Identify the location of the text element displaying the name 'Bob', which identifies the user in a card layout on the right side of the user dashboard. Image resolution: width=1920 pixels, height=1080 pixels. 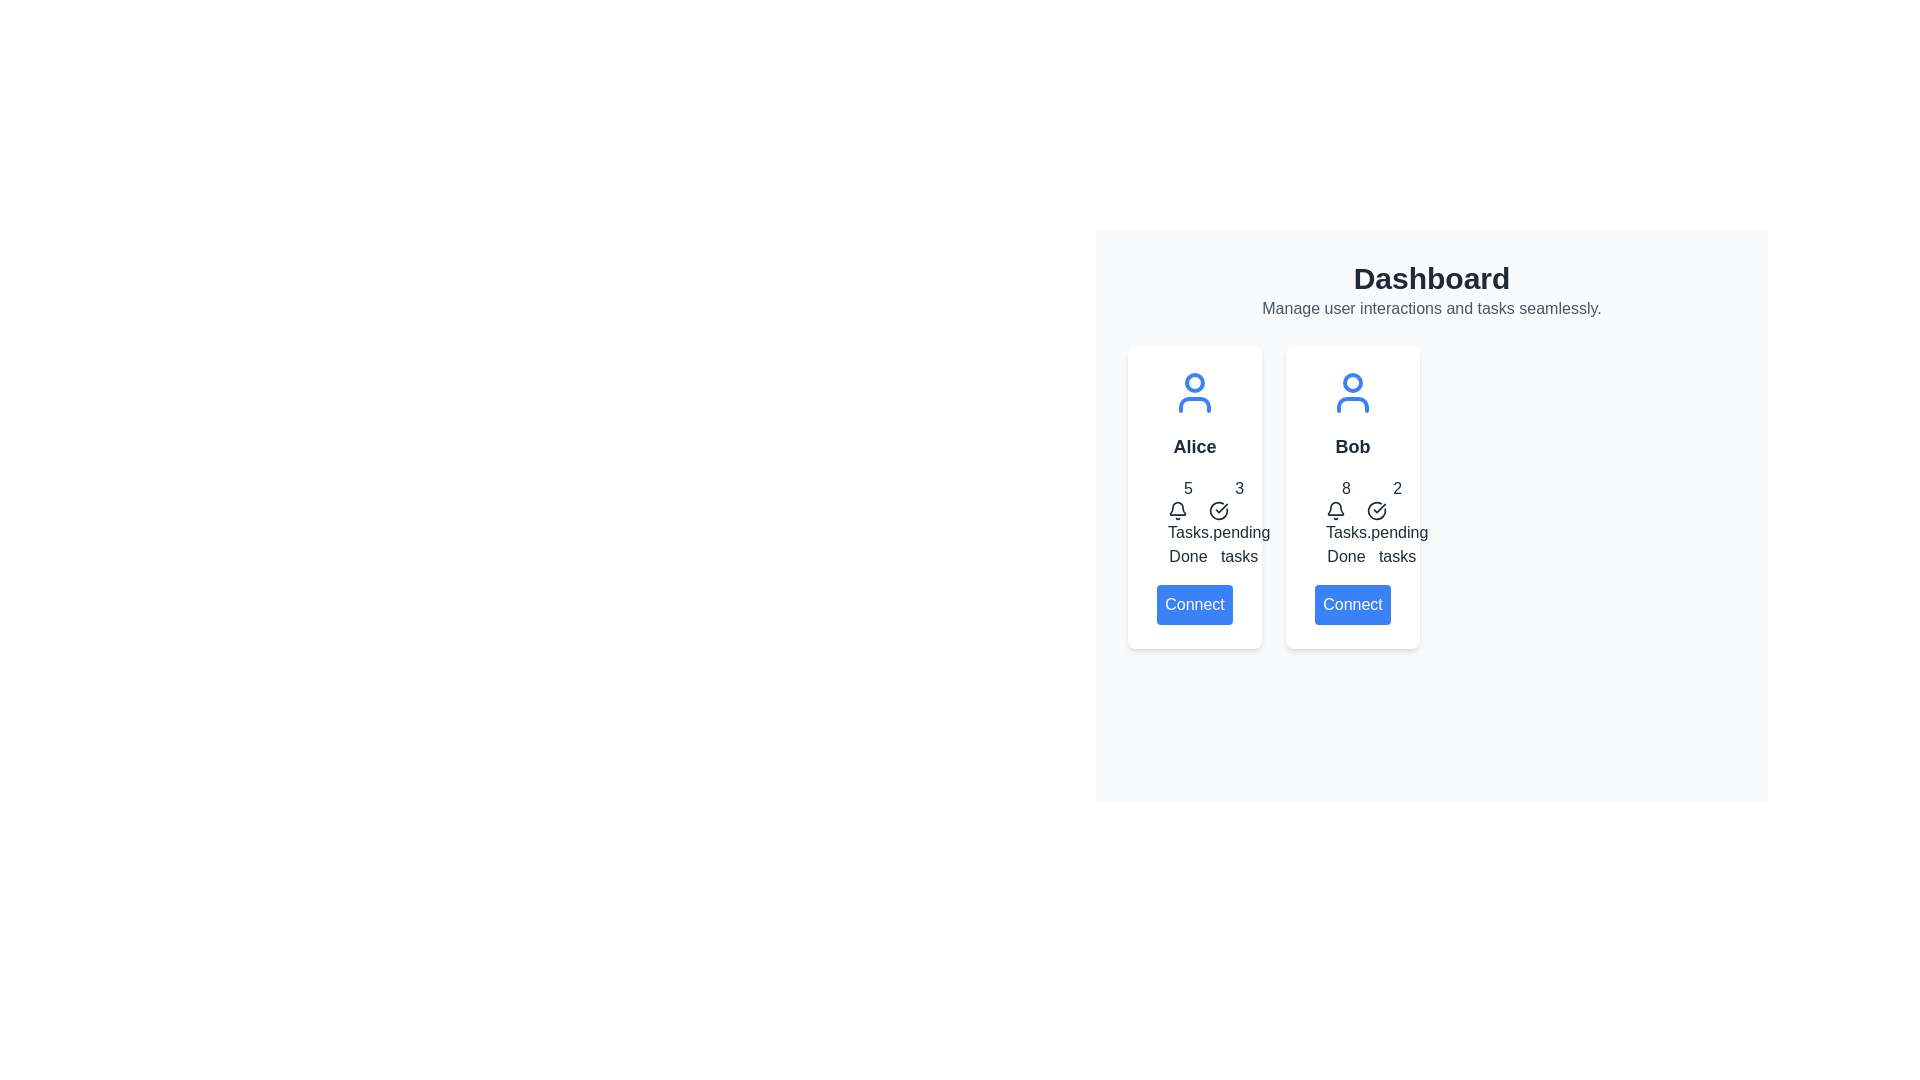
(1353, 446).